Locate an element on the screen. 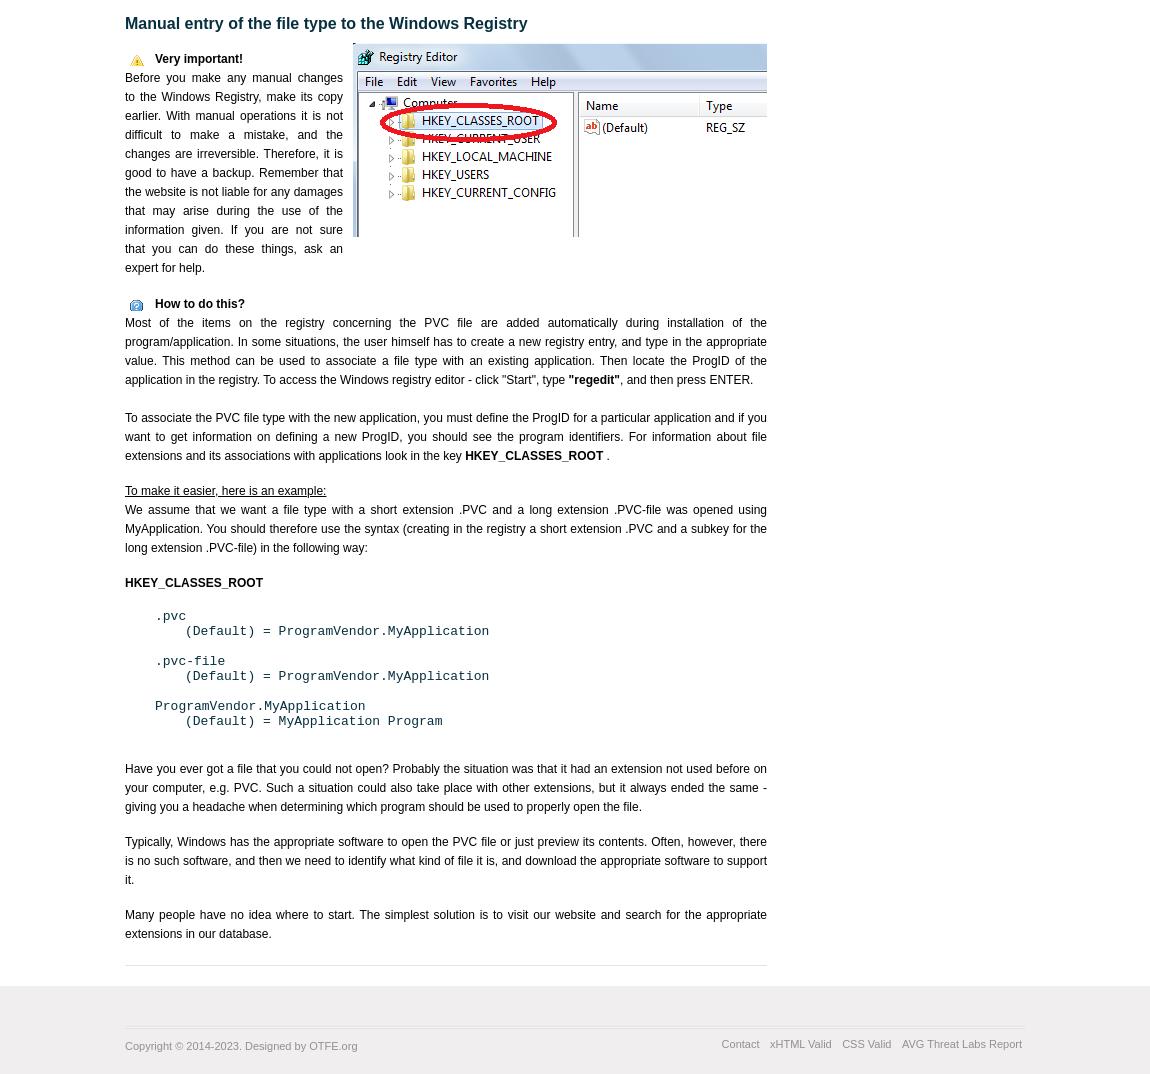 This screenshot has height=1074, width=1150. '(Default) = MyApplication Program' is located at coordinates (313, 721).